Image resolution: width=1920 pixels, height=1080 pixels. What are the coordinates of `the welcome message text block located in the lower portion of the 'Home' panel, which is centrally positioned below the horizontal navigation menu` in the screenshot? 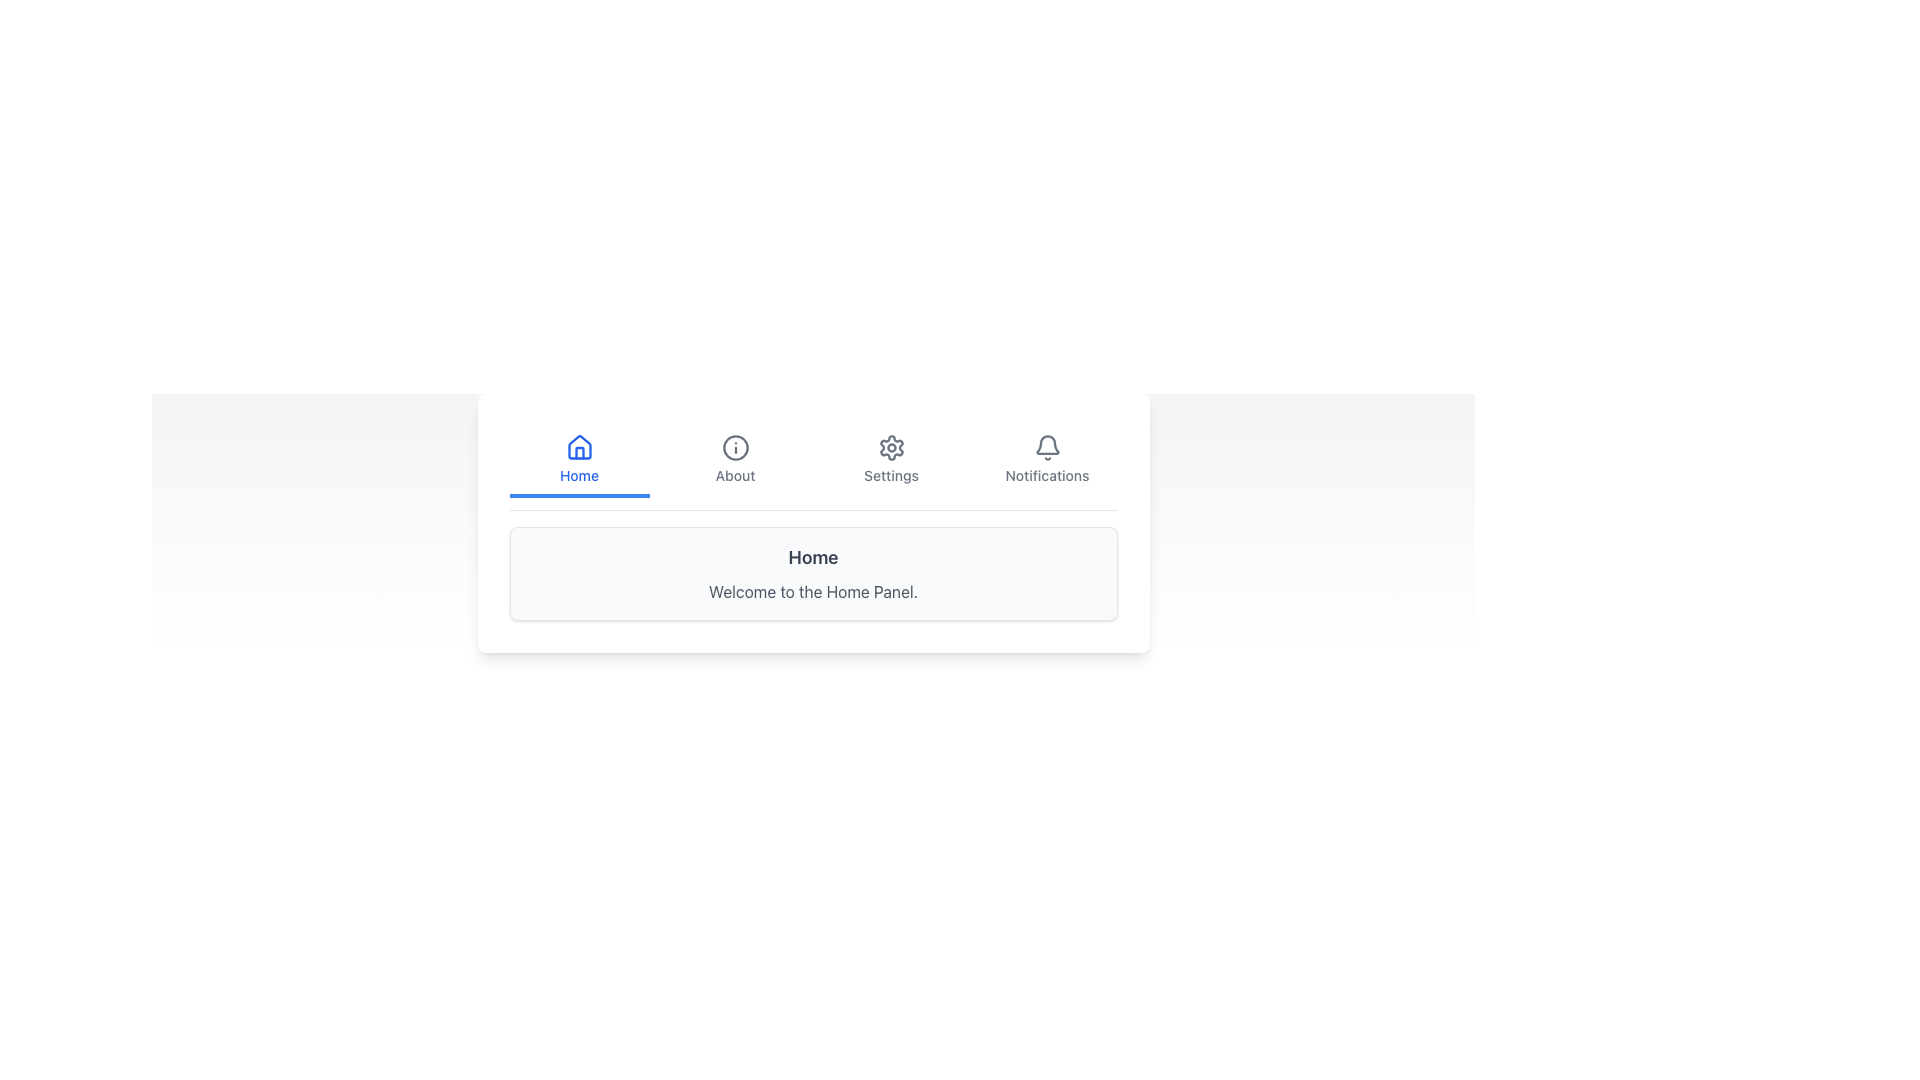 It's located at (813, 590).